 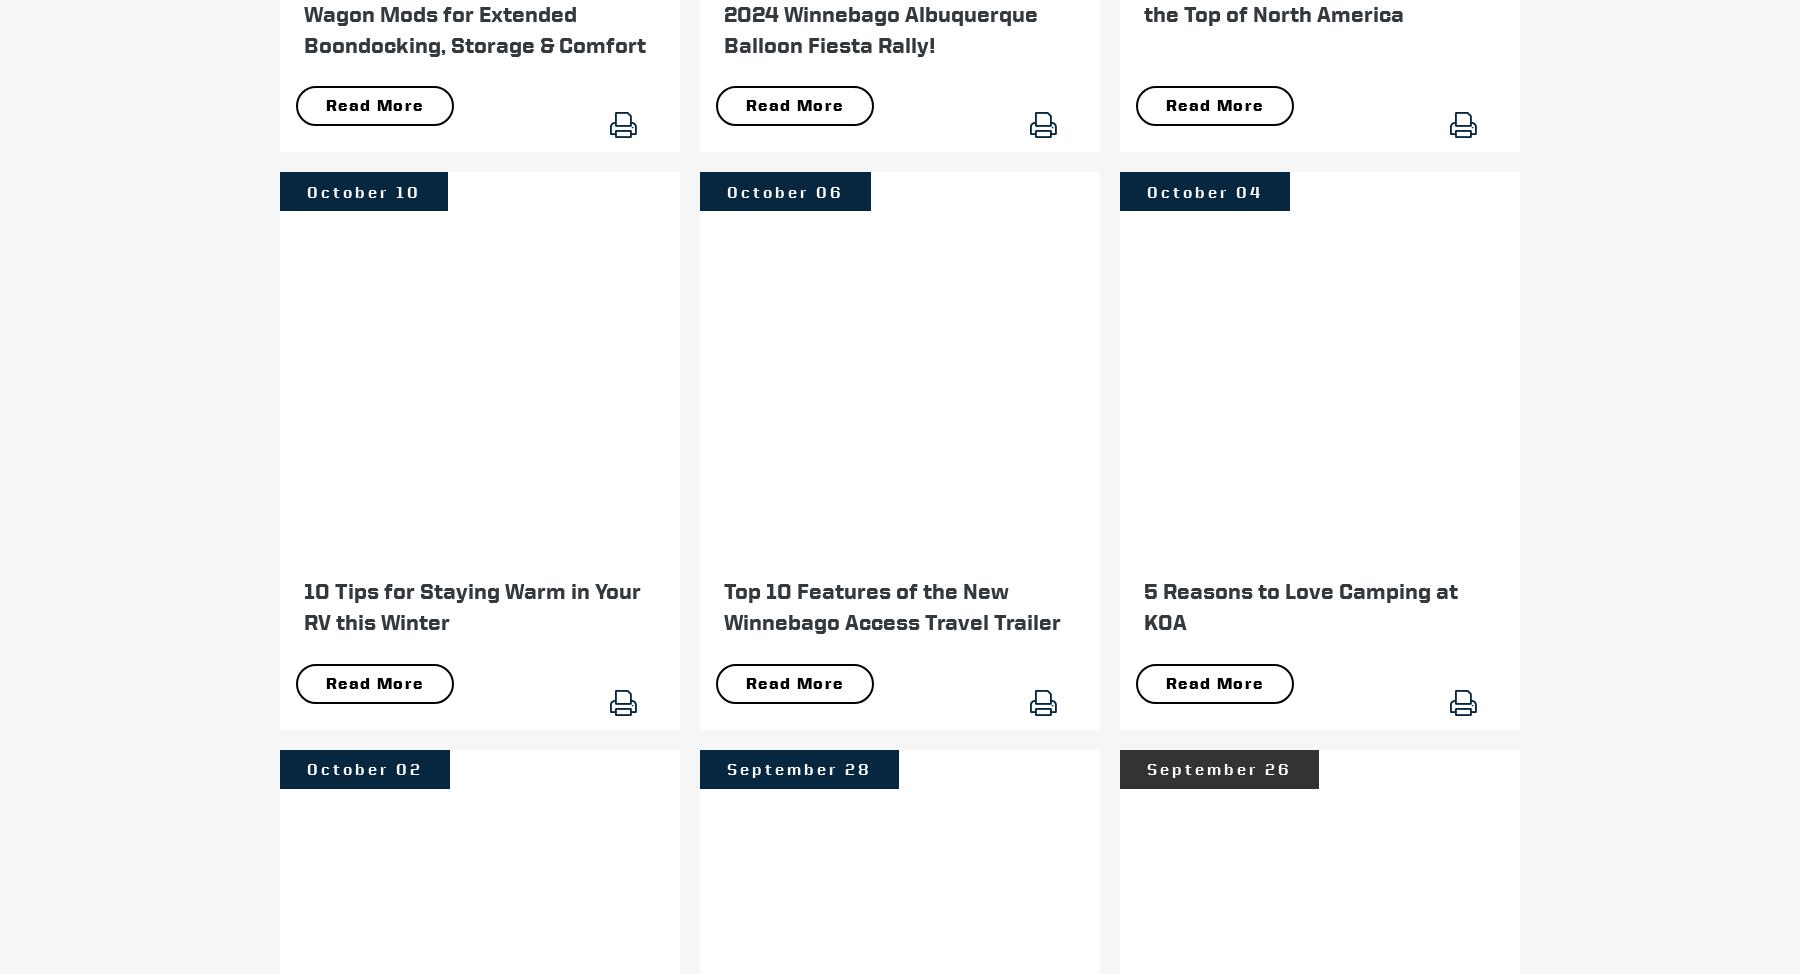 What do you see at coordinates (1301, 605) in the screenshot?
I see `'5 Reasons to Love Camping at KOA'` at bounding box center [1301, 605].